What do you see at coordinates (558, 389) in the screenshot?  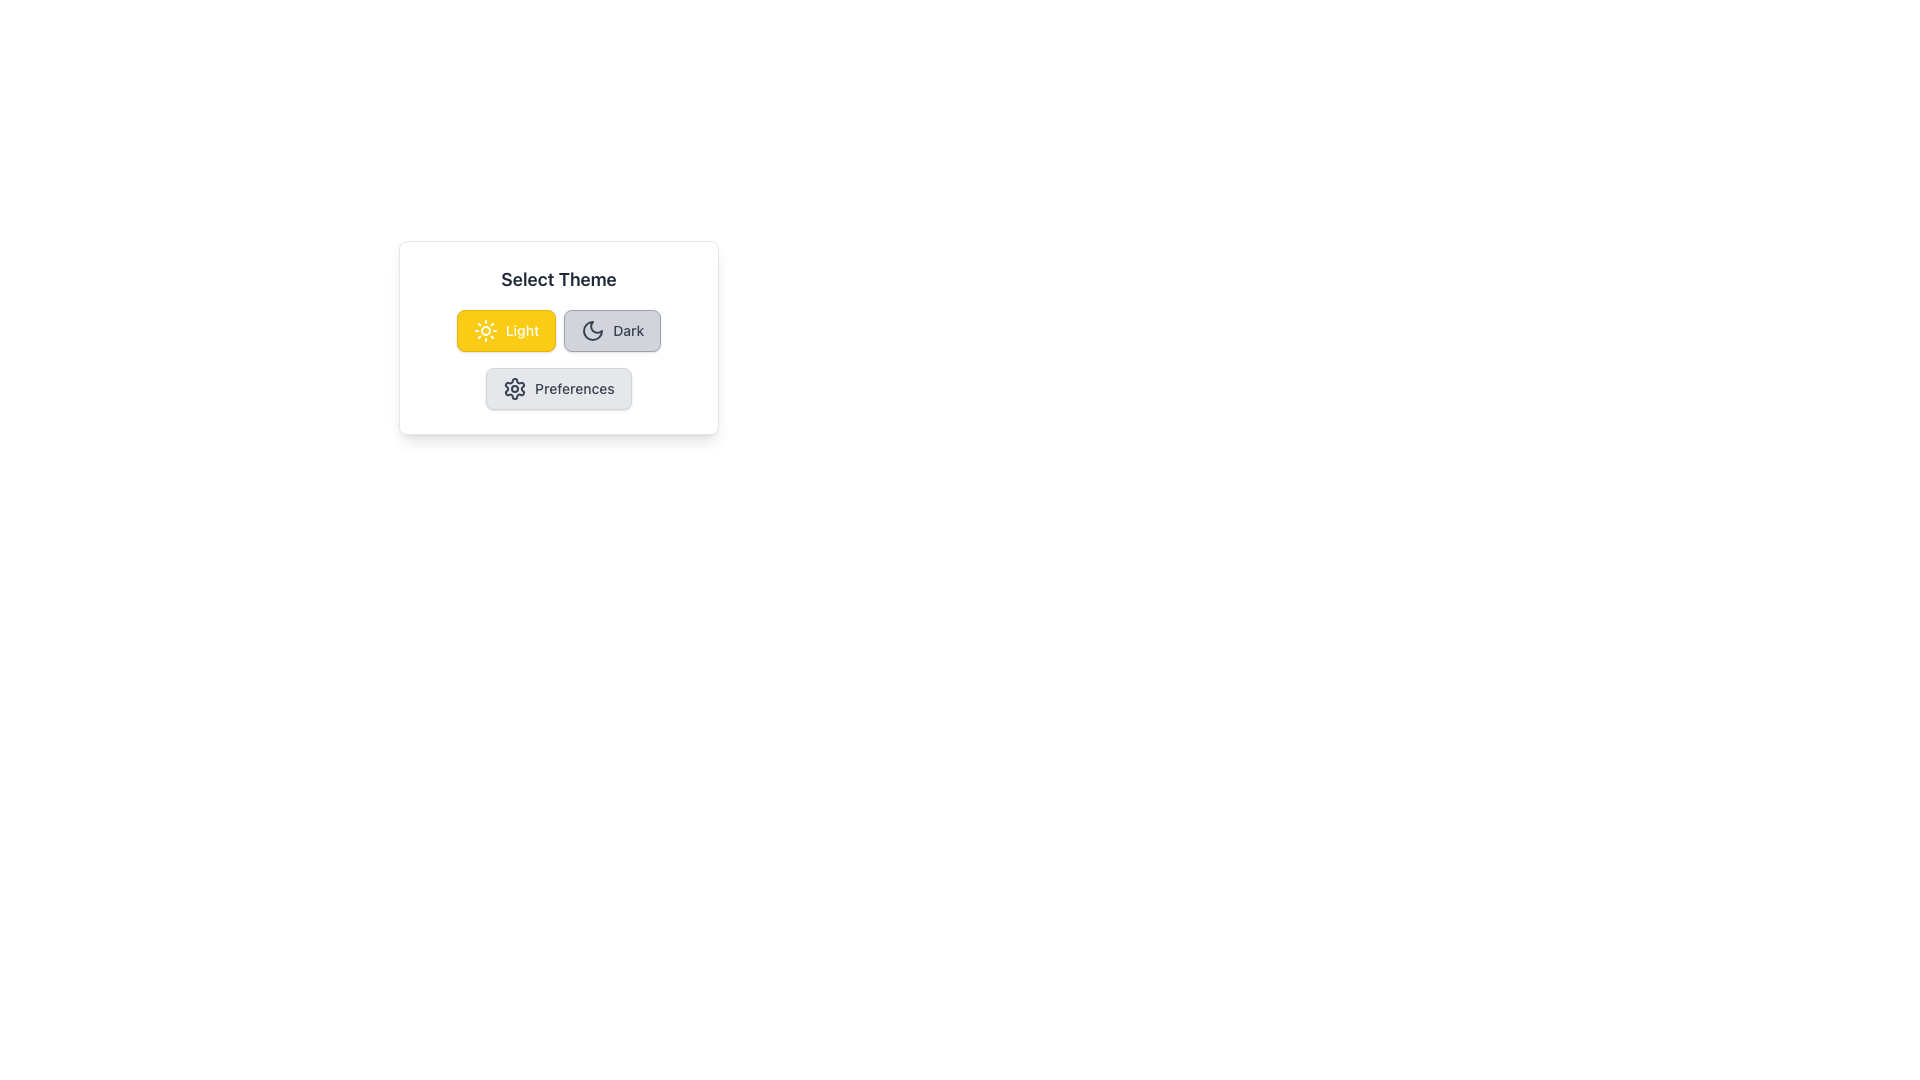 I see `the 'Preferences' button` at bounding box center [558, 389].